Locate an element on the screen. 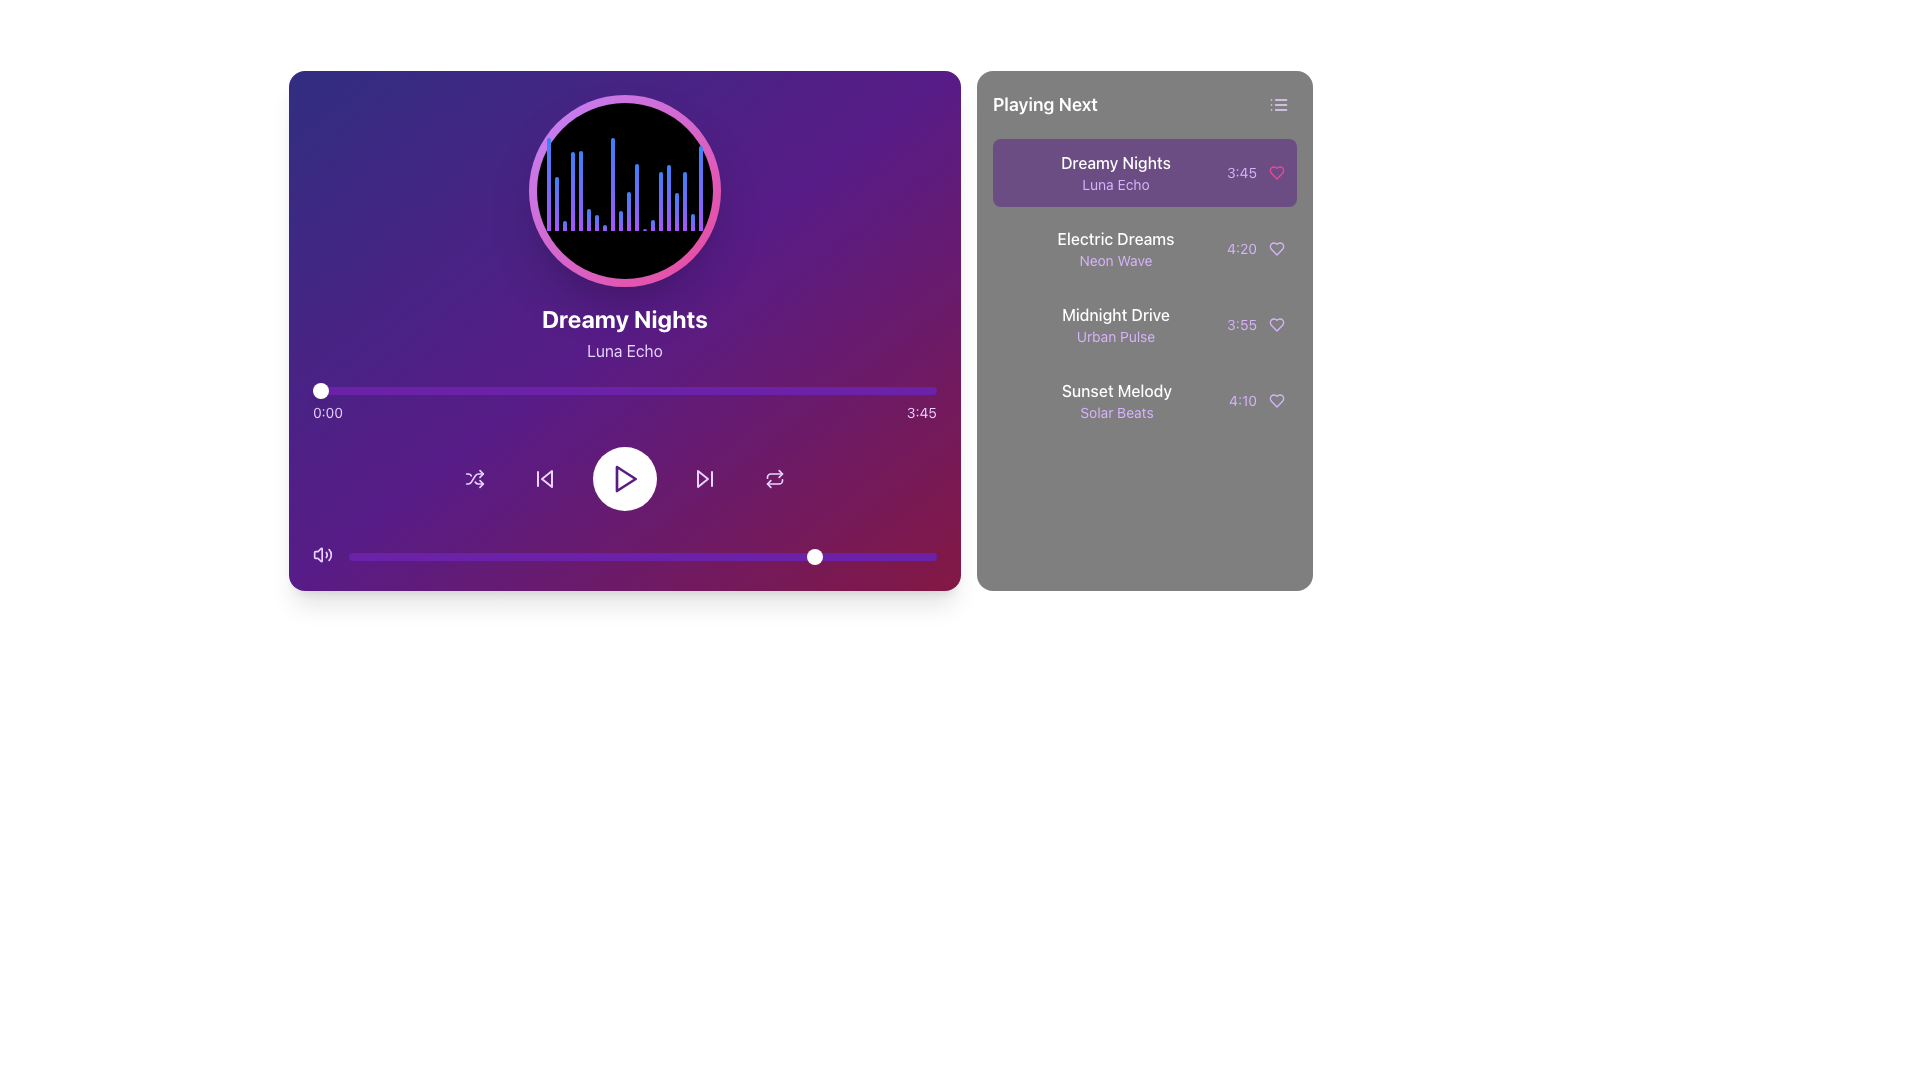 The width and height of the screenshot is (1920, 1080). the leftward pointing red arrow button in the audio control section is located at coordinates (547, 478).